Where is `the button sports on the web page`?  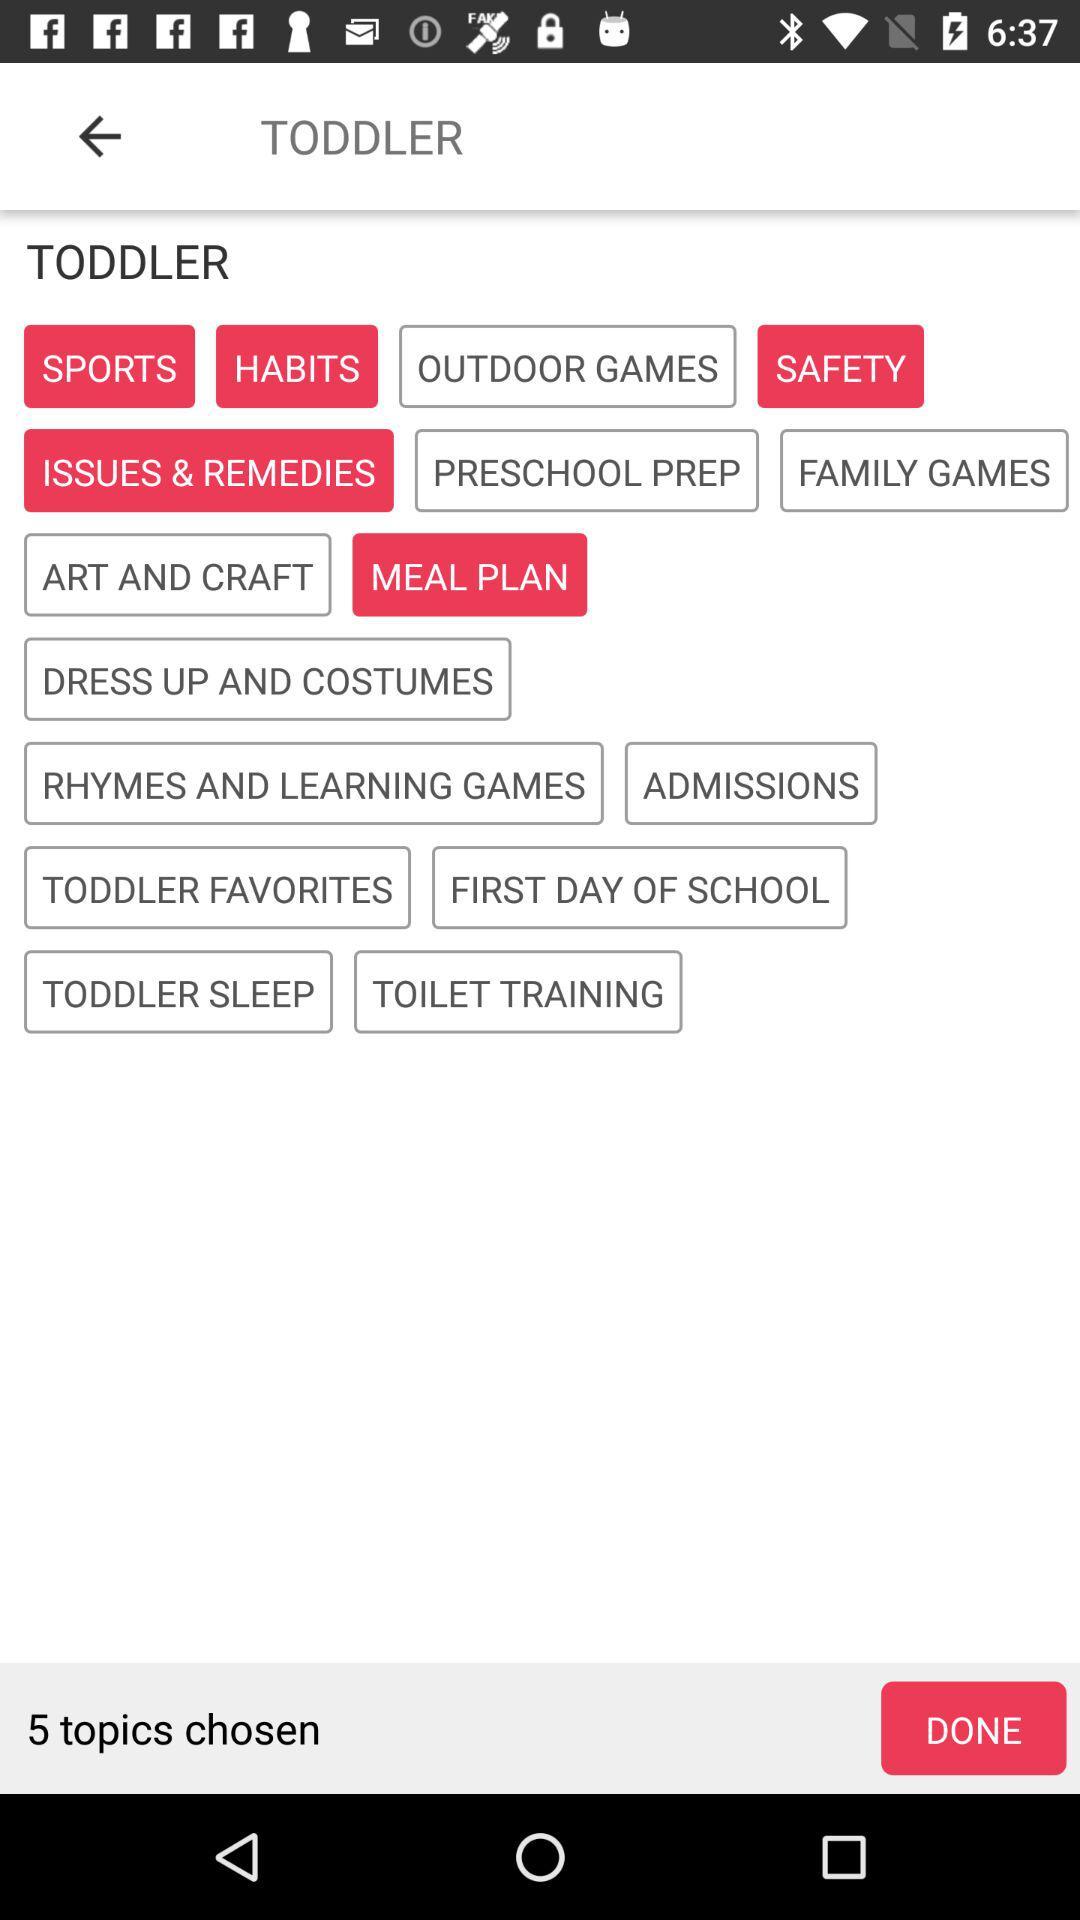 the button sports on the web page is located at coordinates (109, 366).